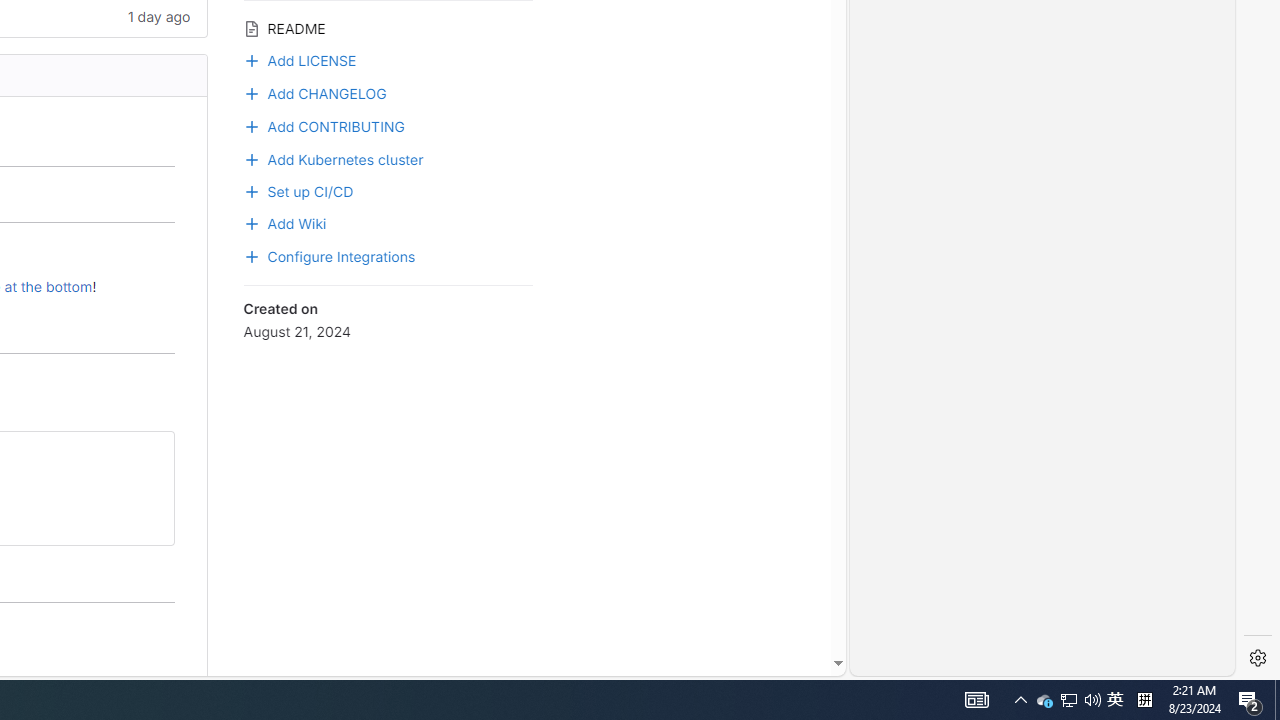  What do you see at coordinates (387, 27) in the screenshot?
I see `'README'` at bounding box center [387, 27].